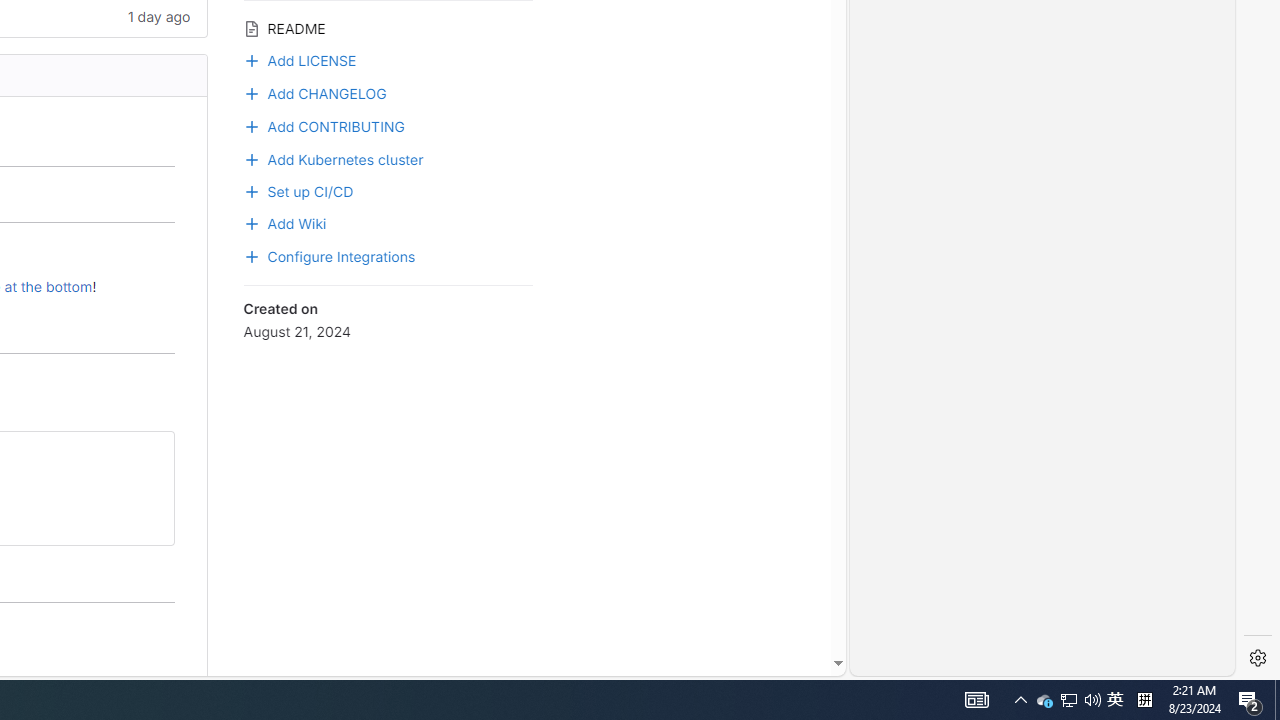  What do you see at coordinates (387, 27) in the screenshot?
I see `'README'` at bounding box center [387, 27].